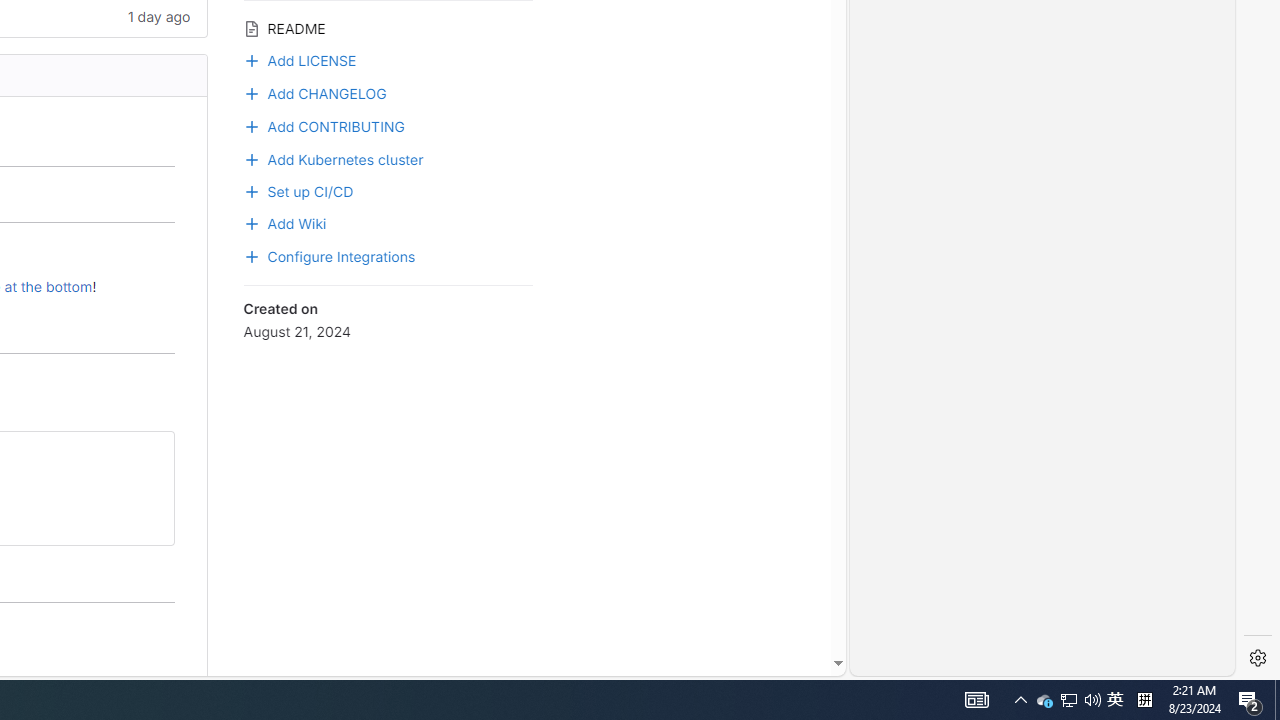  What do you see at coordinates (387, 27) in the screenshot?
I see `'README'` at bounding box center [387, 27].